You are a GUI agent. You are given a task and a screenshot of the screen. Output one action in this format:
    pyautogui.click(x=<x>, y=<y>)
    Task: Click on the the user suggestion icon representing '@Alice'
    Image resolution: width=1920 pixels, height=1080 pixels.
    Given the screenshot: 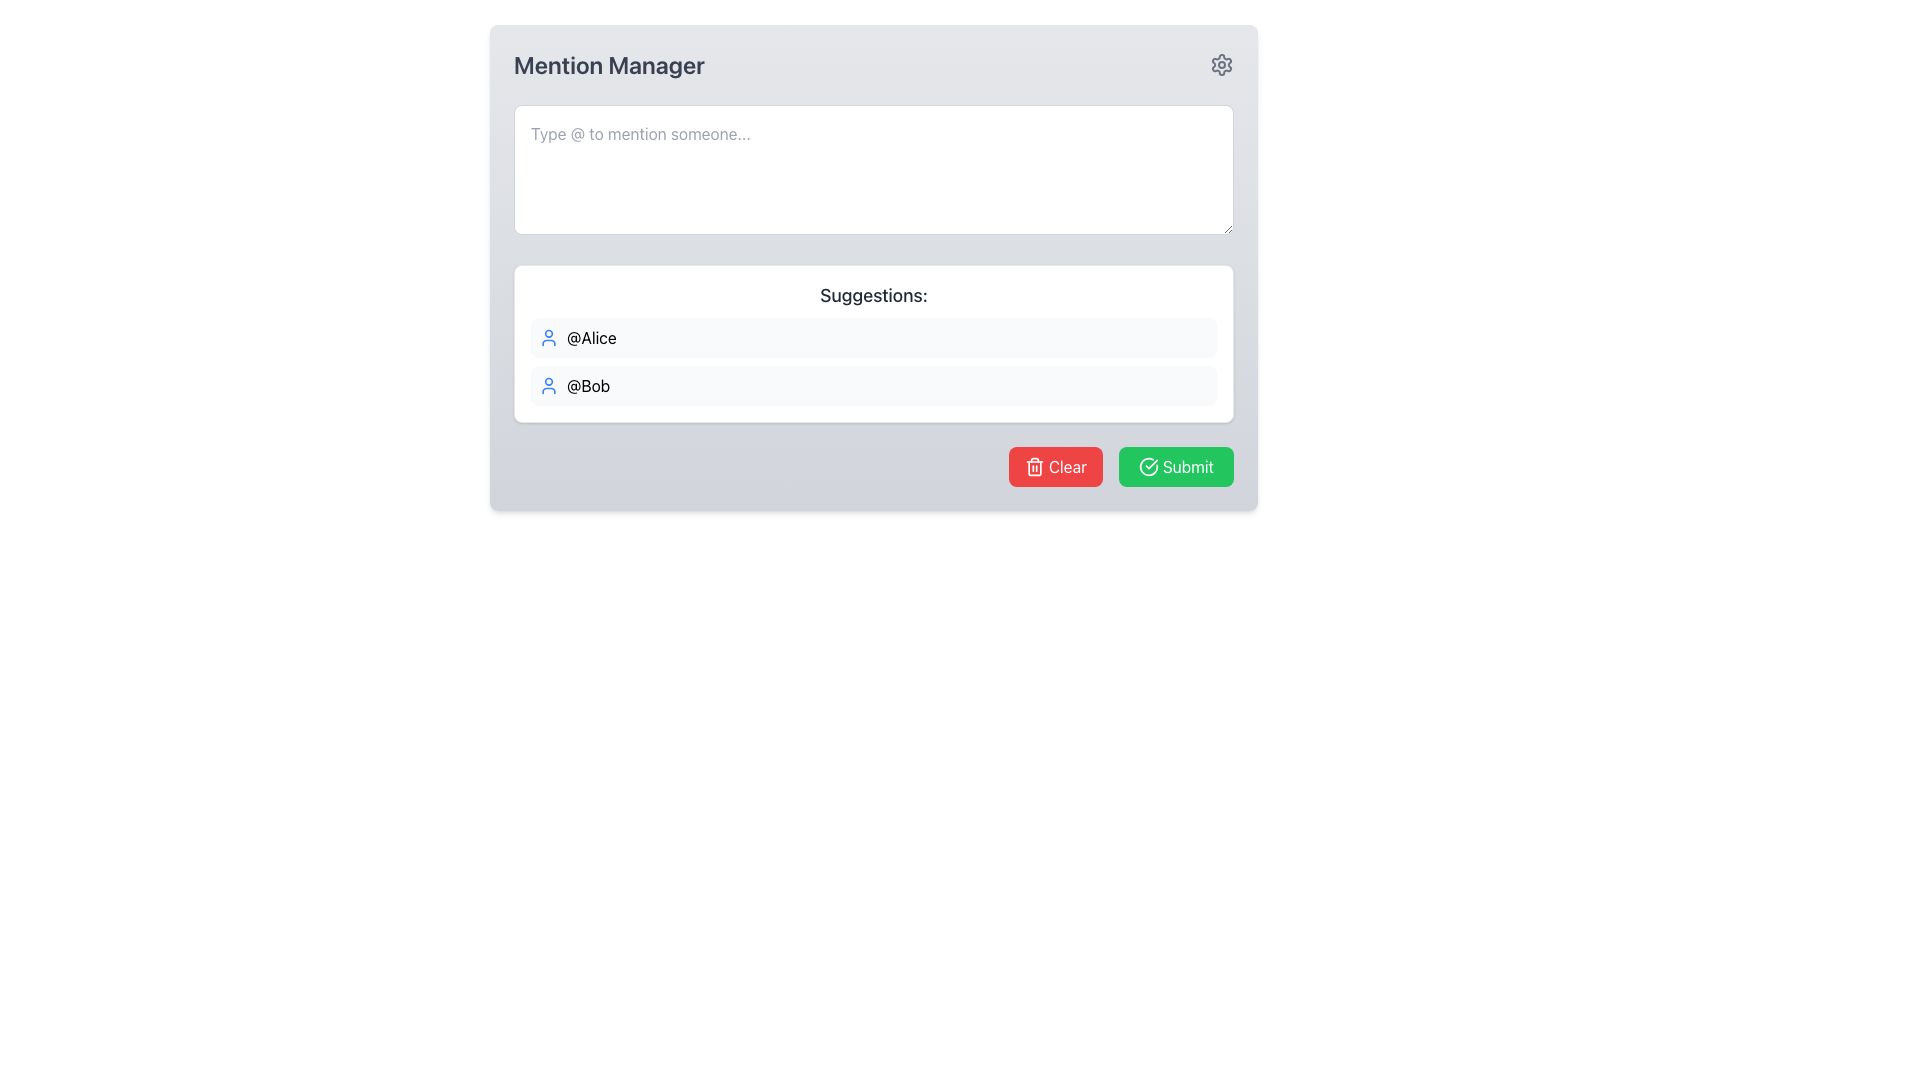 What is the action you would take?
    pyautogui.click(x=548, y=337)
    